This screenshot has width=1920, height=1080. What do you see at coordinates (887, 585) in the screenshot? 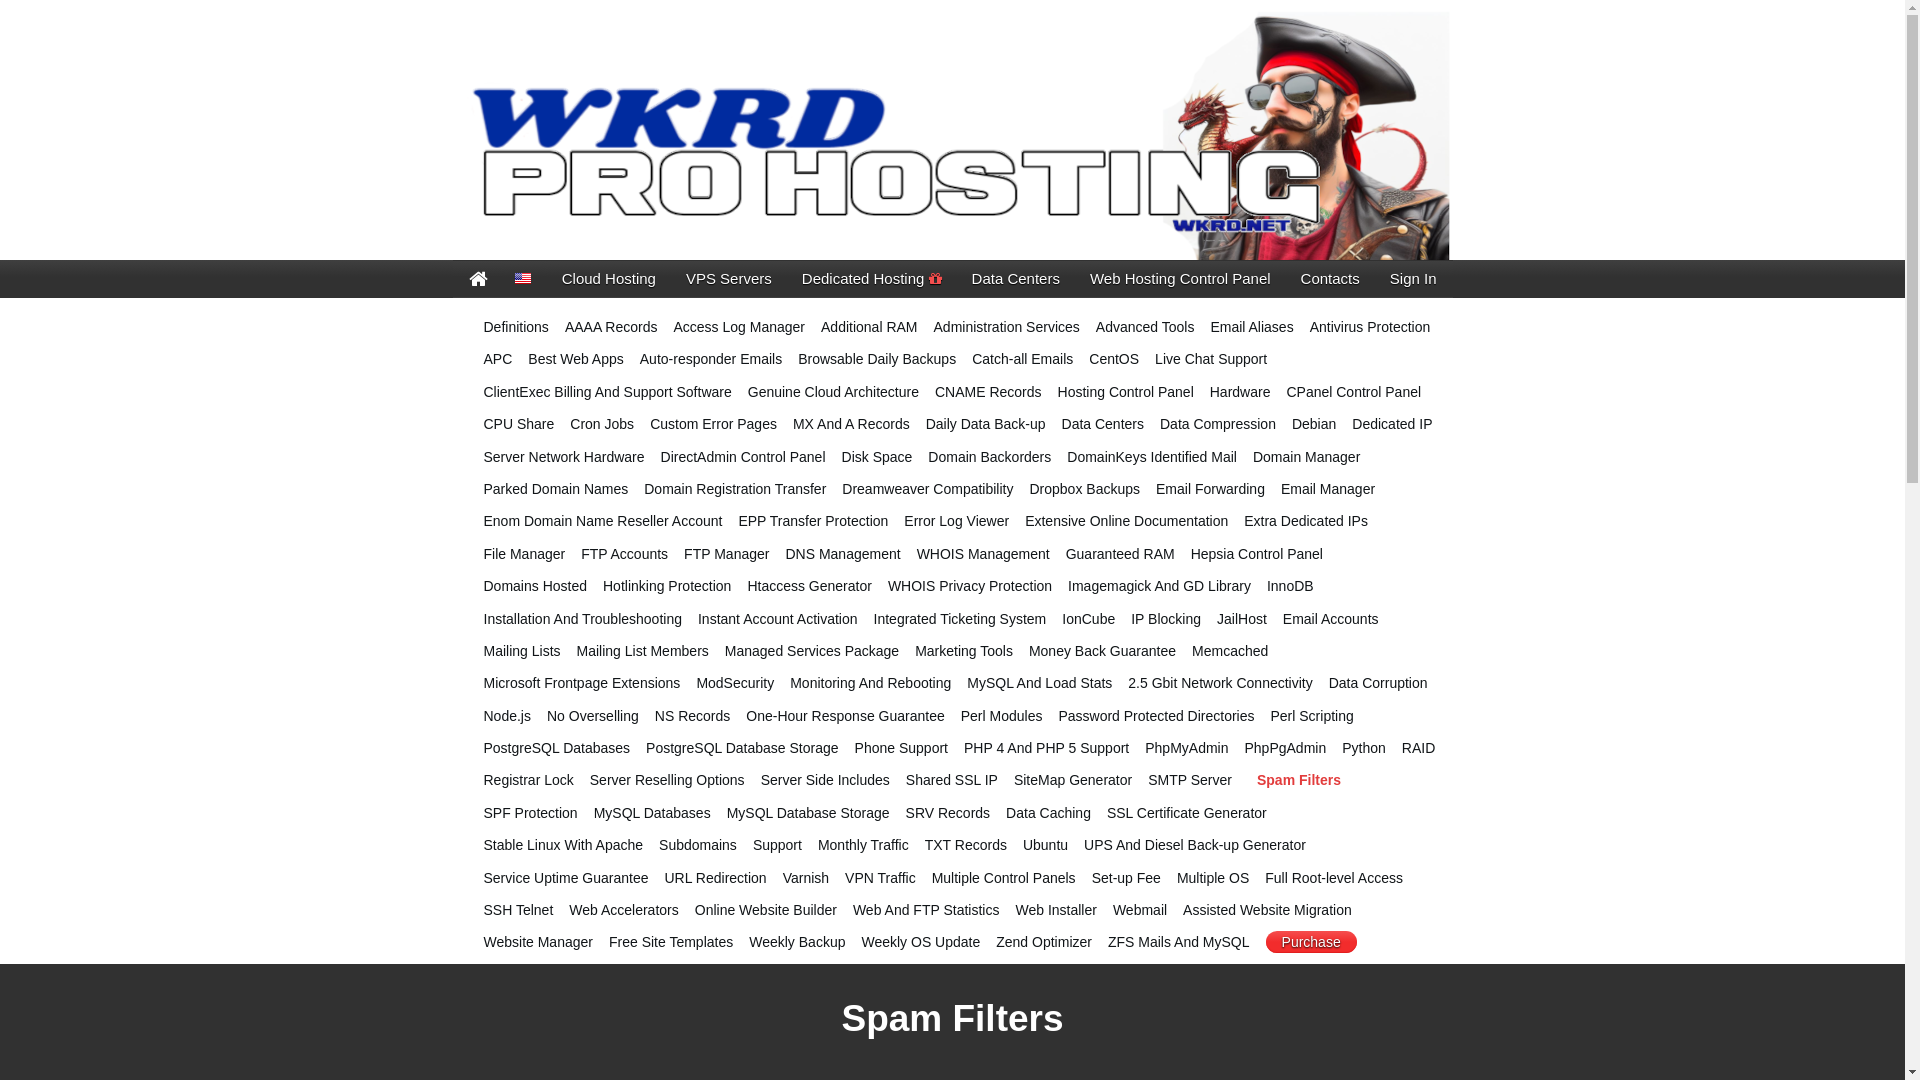
I see `'WHOIS Privacy Protection'` at bounding box center [887, 585].